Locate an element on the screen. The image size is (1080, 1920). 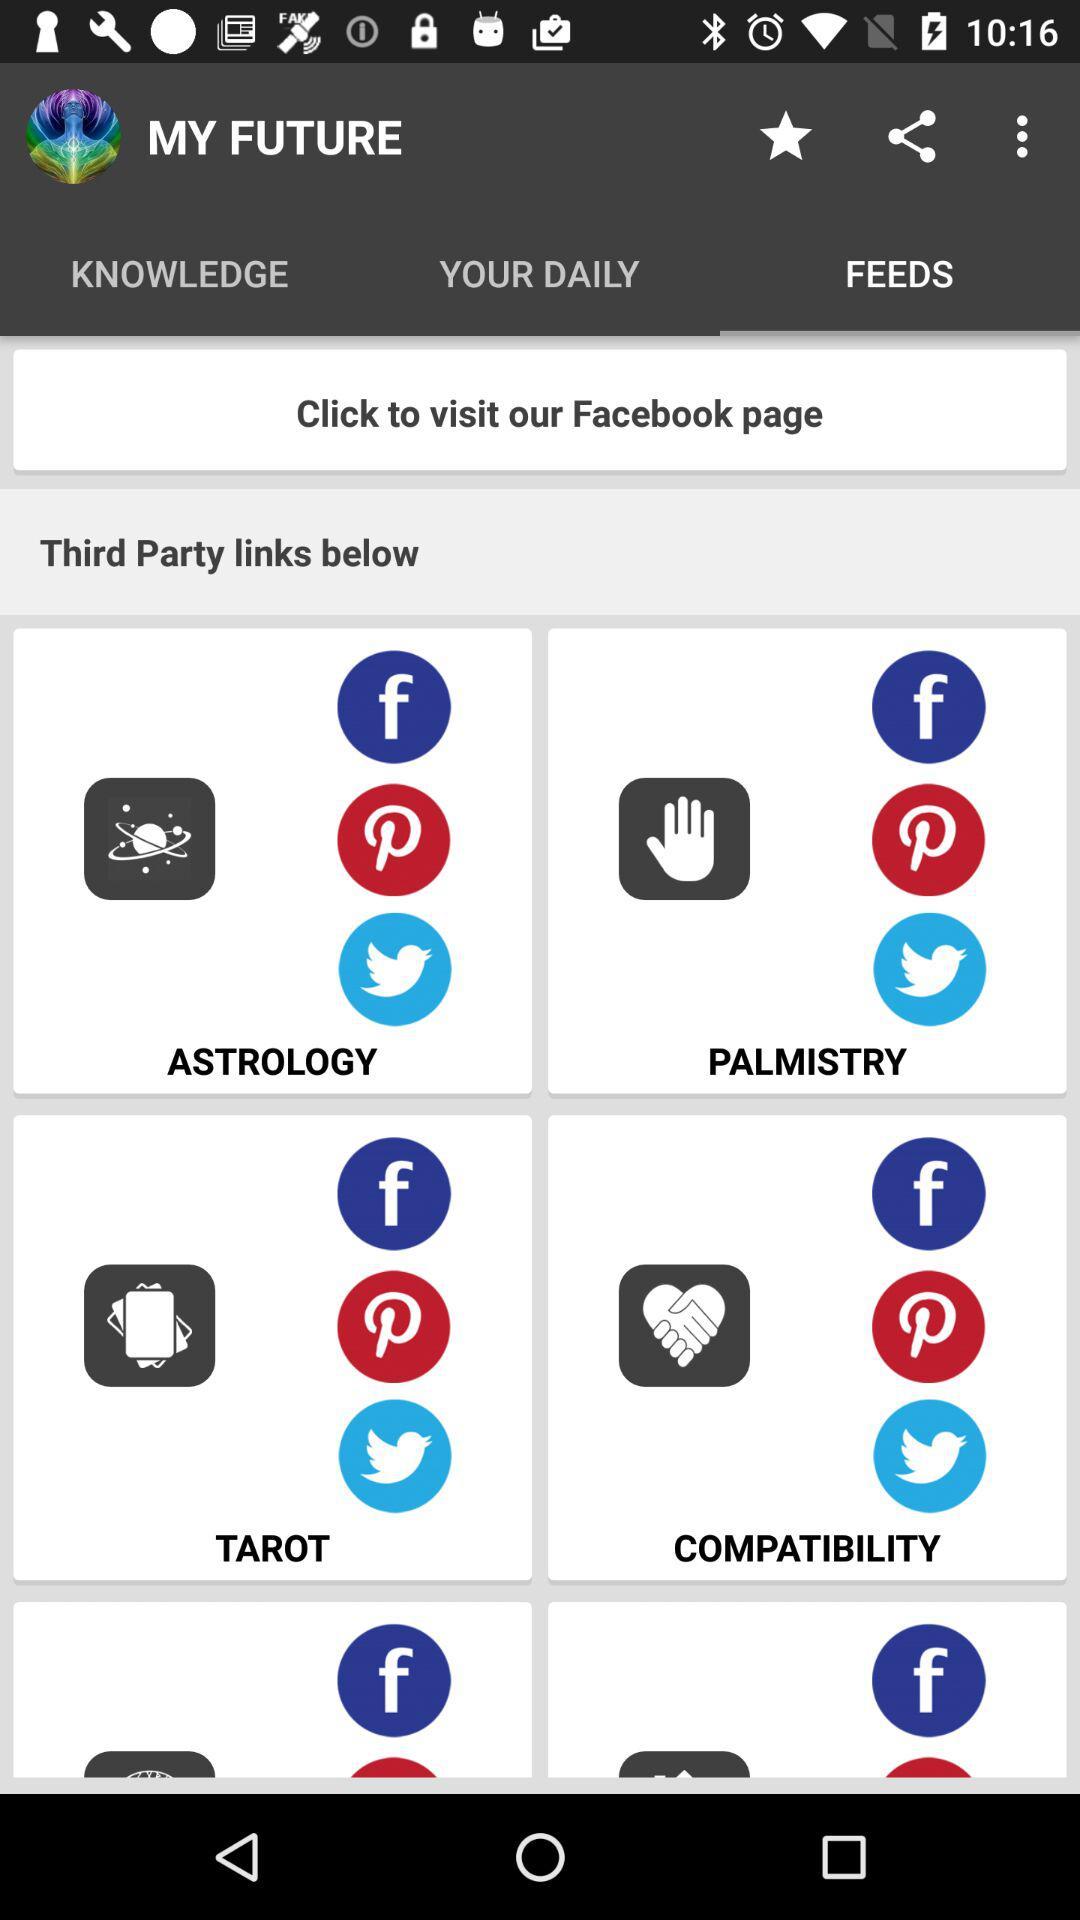
share on pinterest is located at coordinates (929, 1325).